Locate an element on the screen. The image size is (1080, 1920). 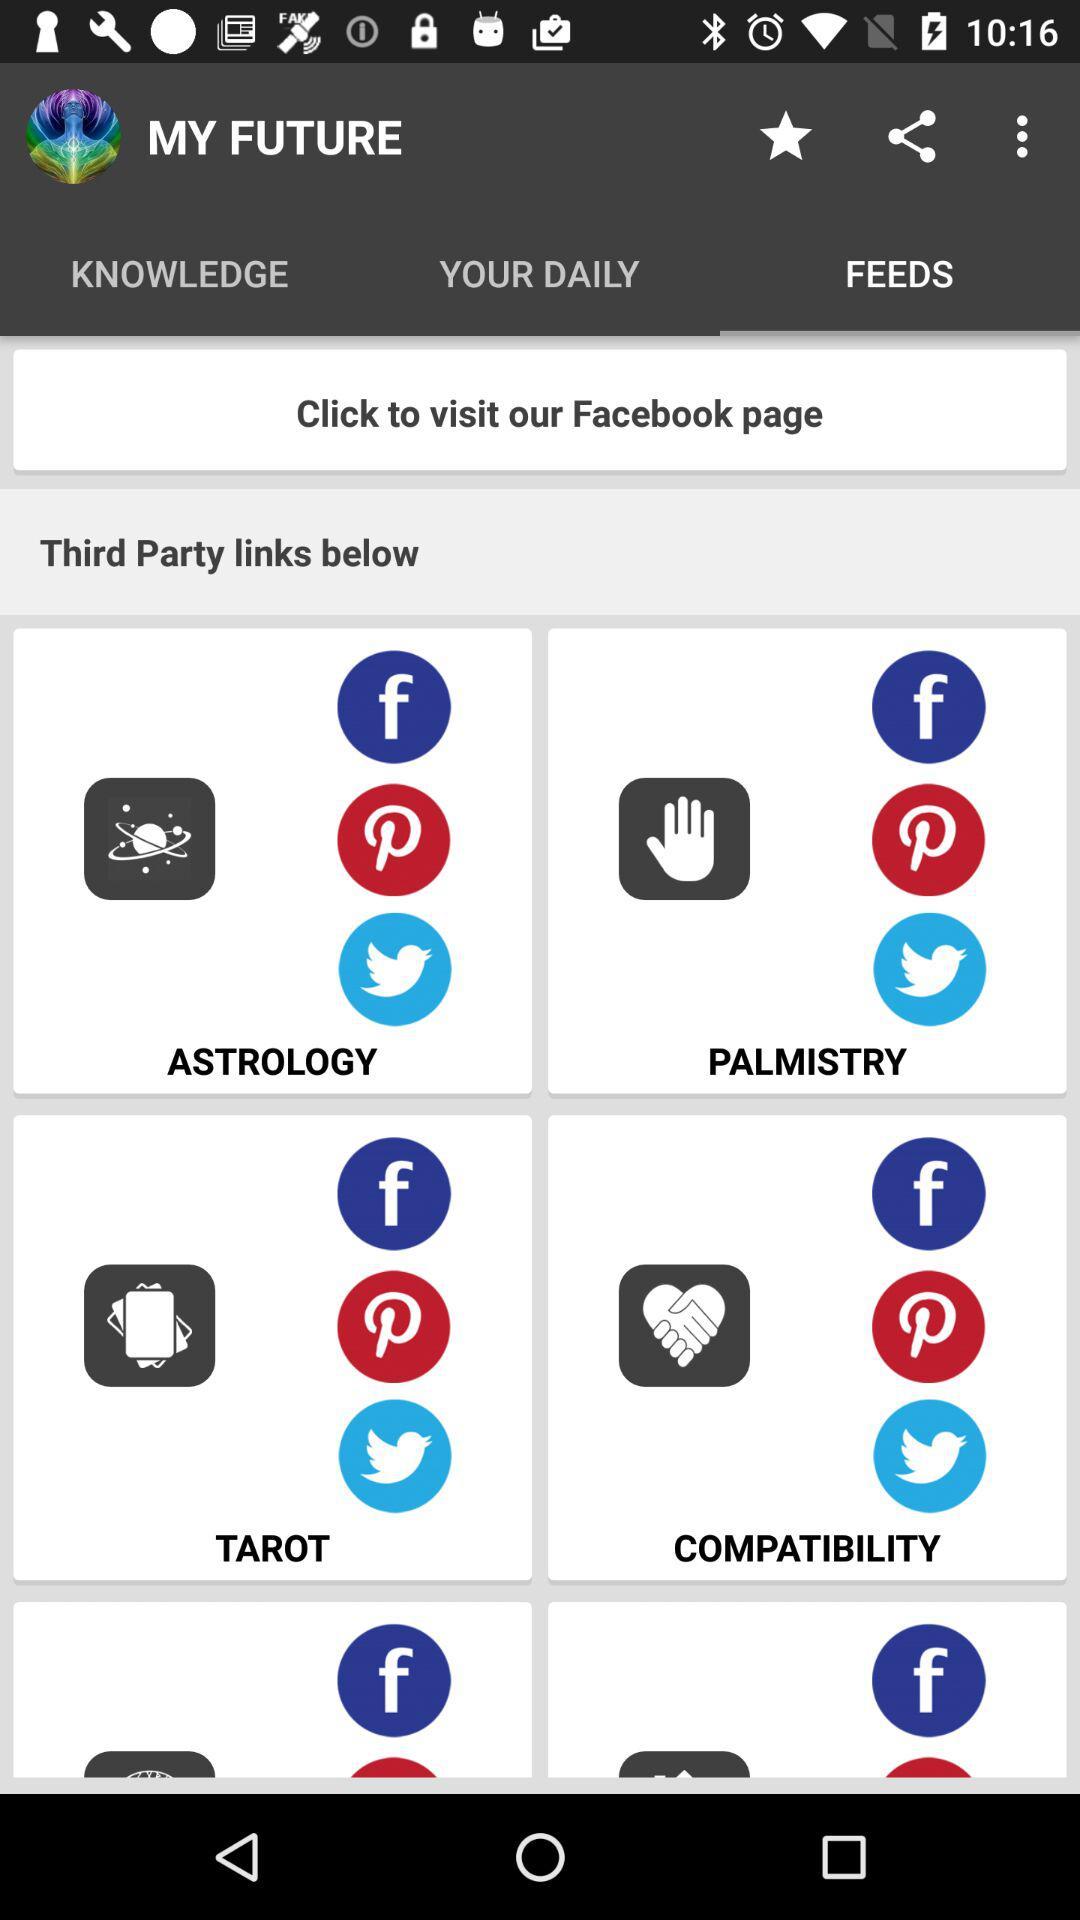
share on pinterest is located at coordinates (929, 1325).